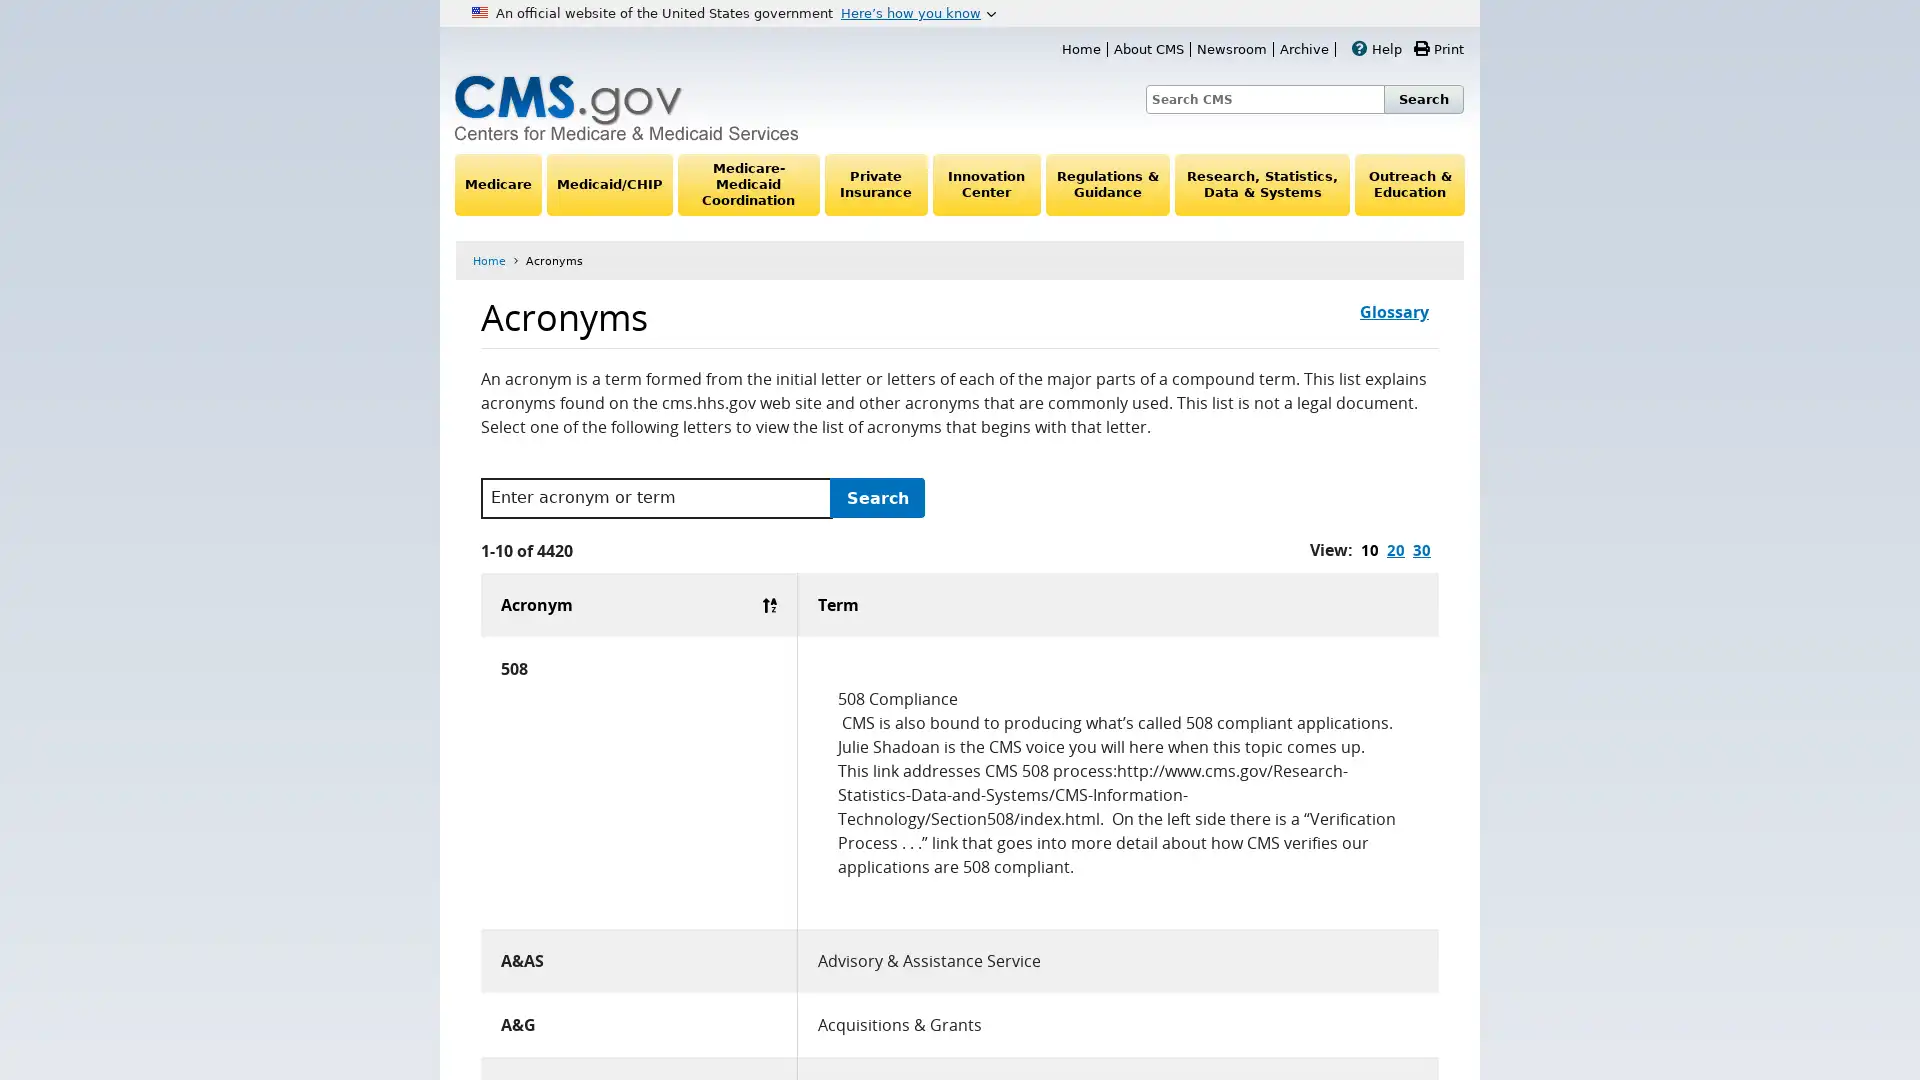 The image size is (1920, 1080). Describe the element at coordinates (917, 12) in the screenshot. I see `Heres how you know` at that location.